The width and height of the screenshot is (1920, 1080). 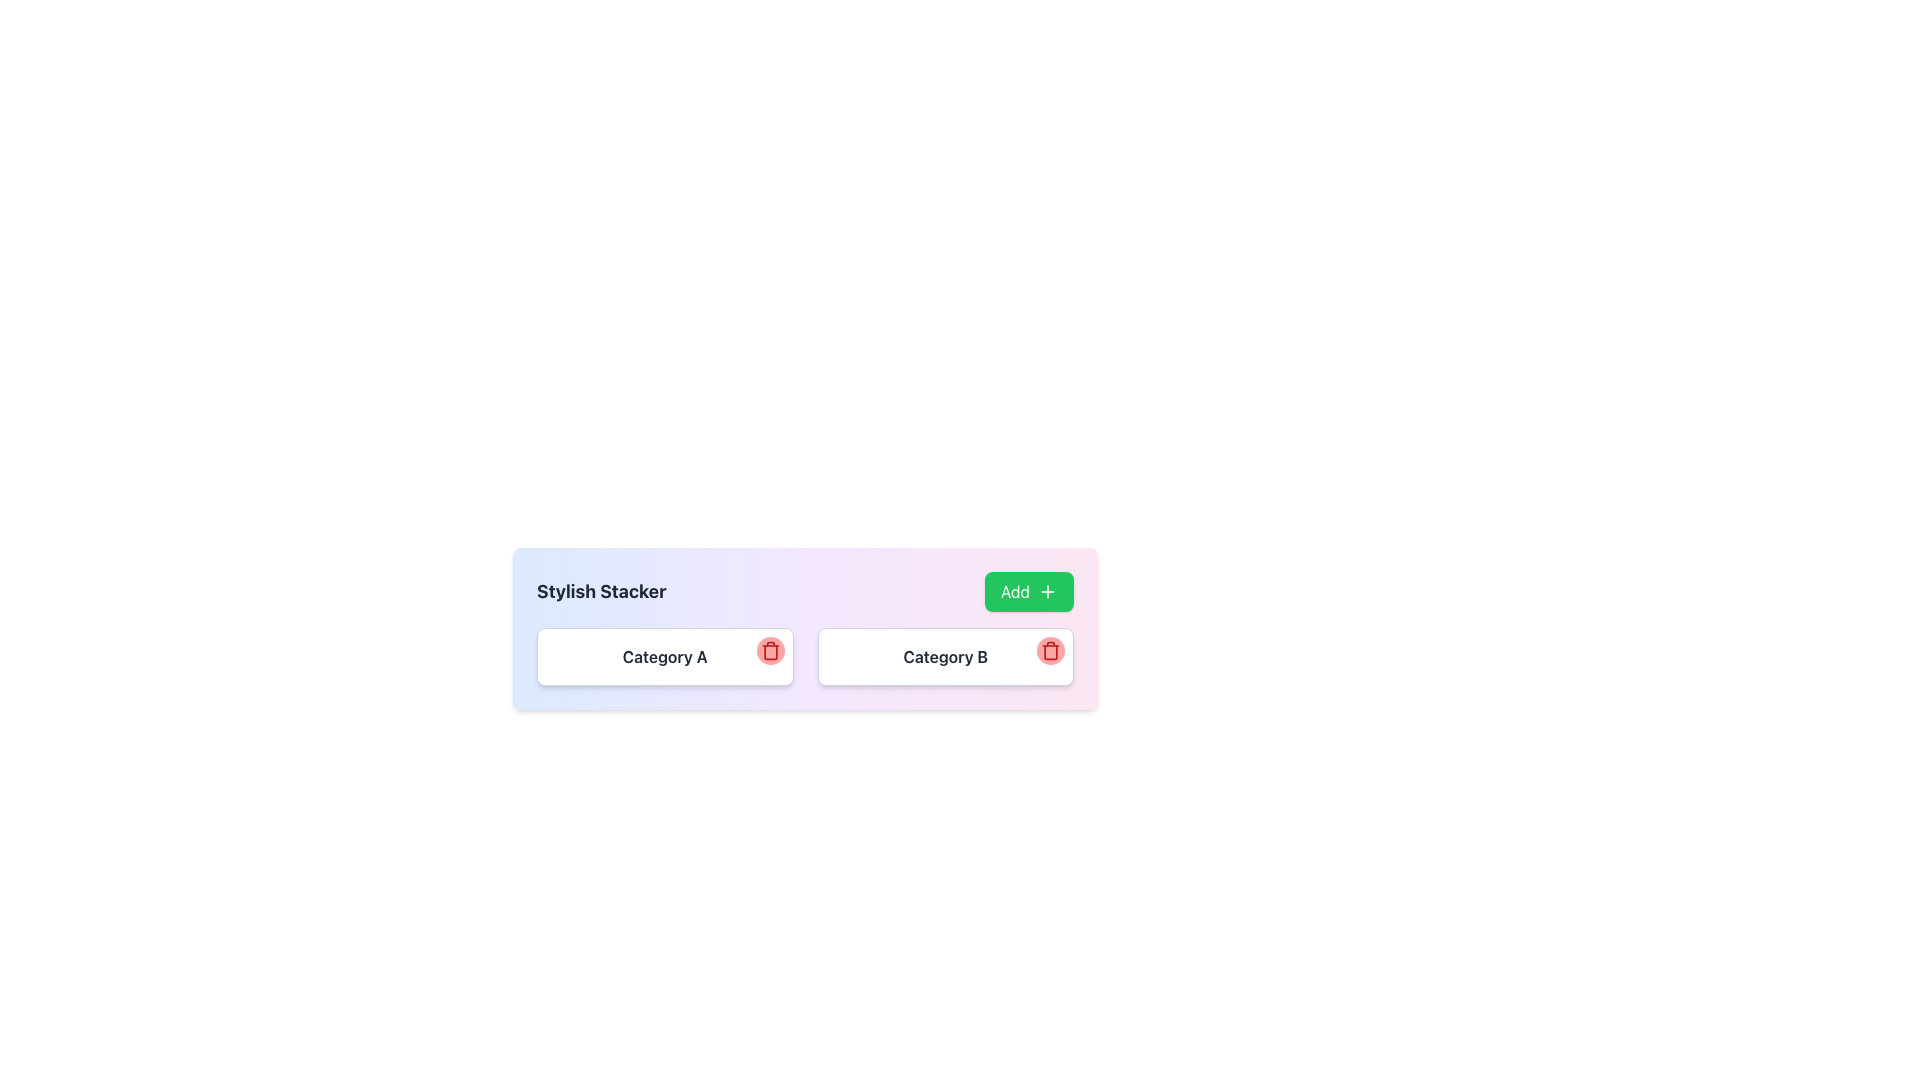 I want to click on the 'Add' button, which has a green background, white text, and a '+' icon, located on the far-right side of the layout row with the 'Stylish Stacker' label, so click(x=1029, y=590).